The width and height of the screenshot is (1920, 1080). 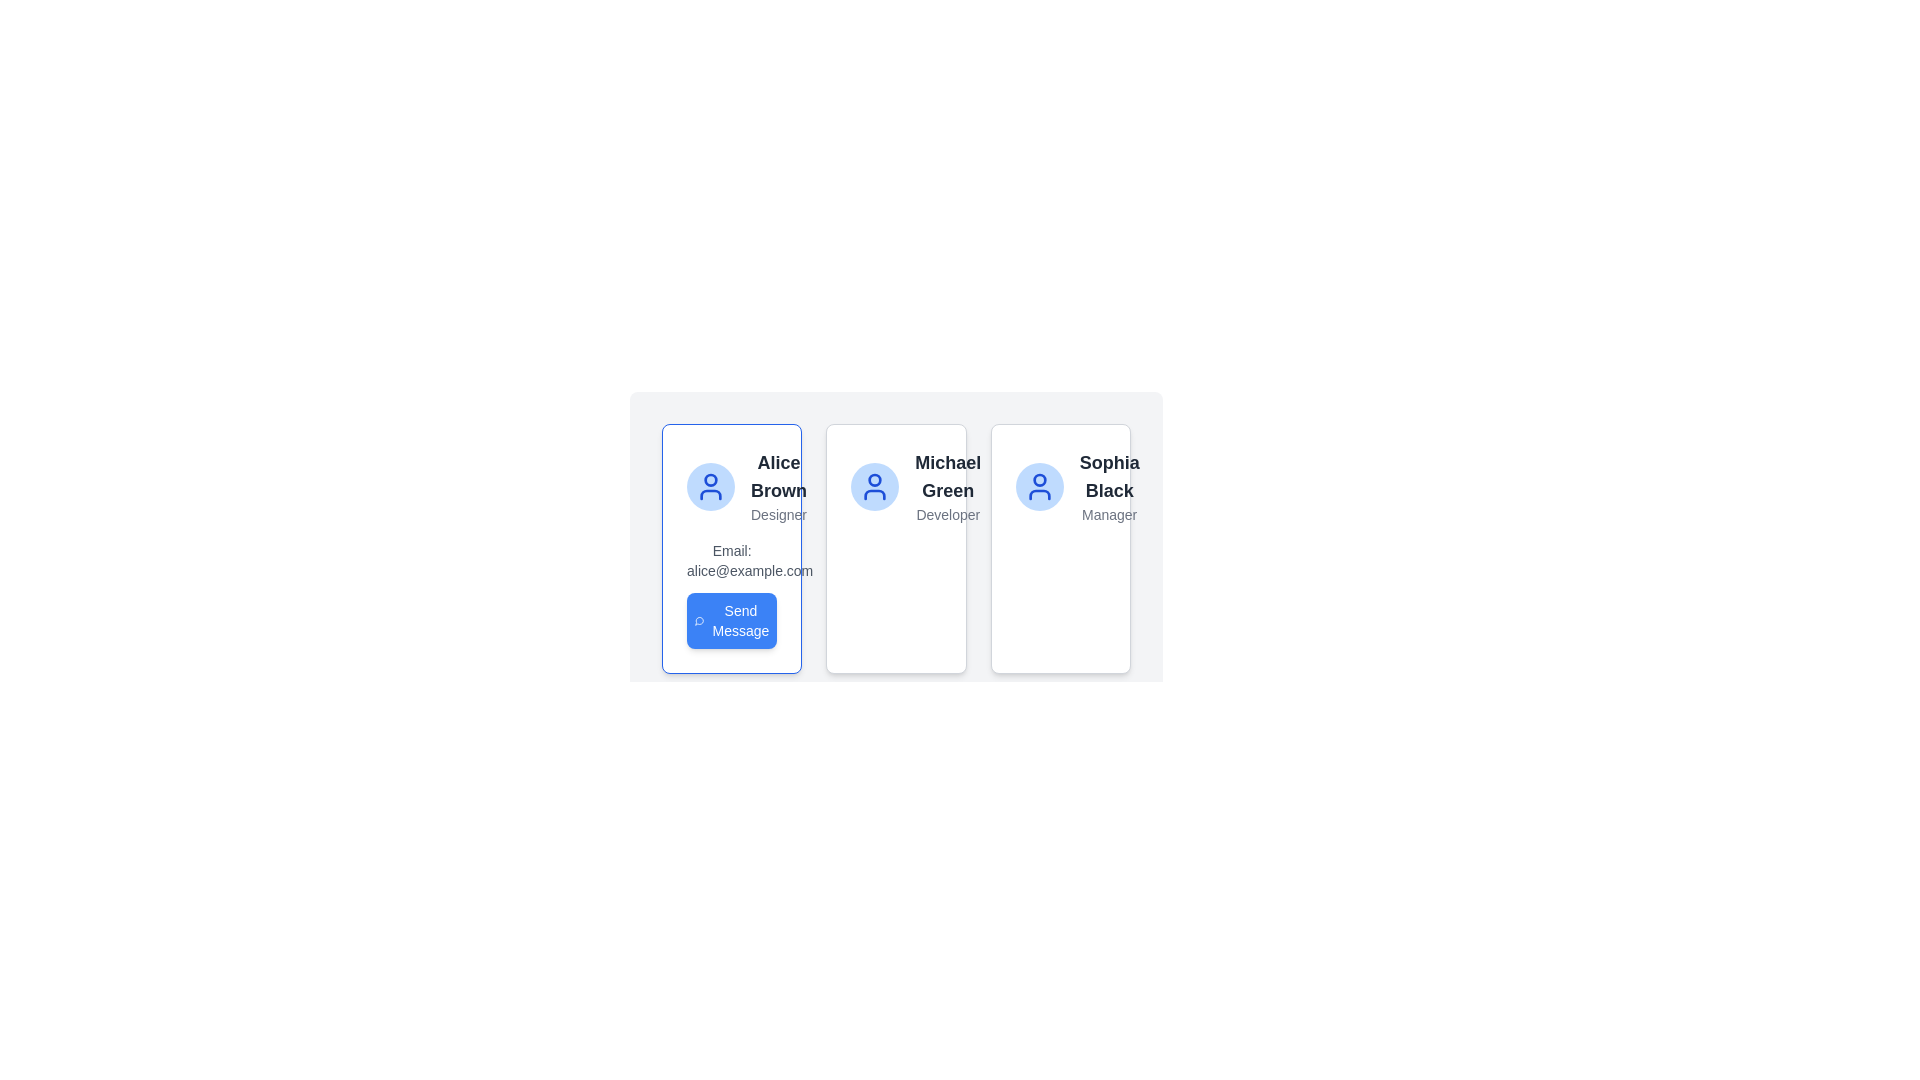 What do you see at coordinates (1039, 486) in the screenshot?
I see `the User Profile Icon, which is a blue silhouette within a circular background` at bounding box center [1039, 486].